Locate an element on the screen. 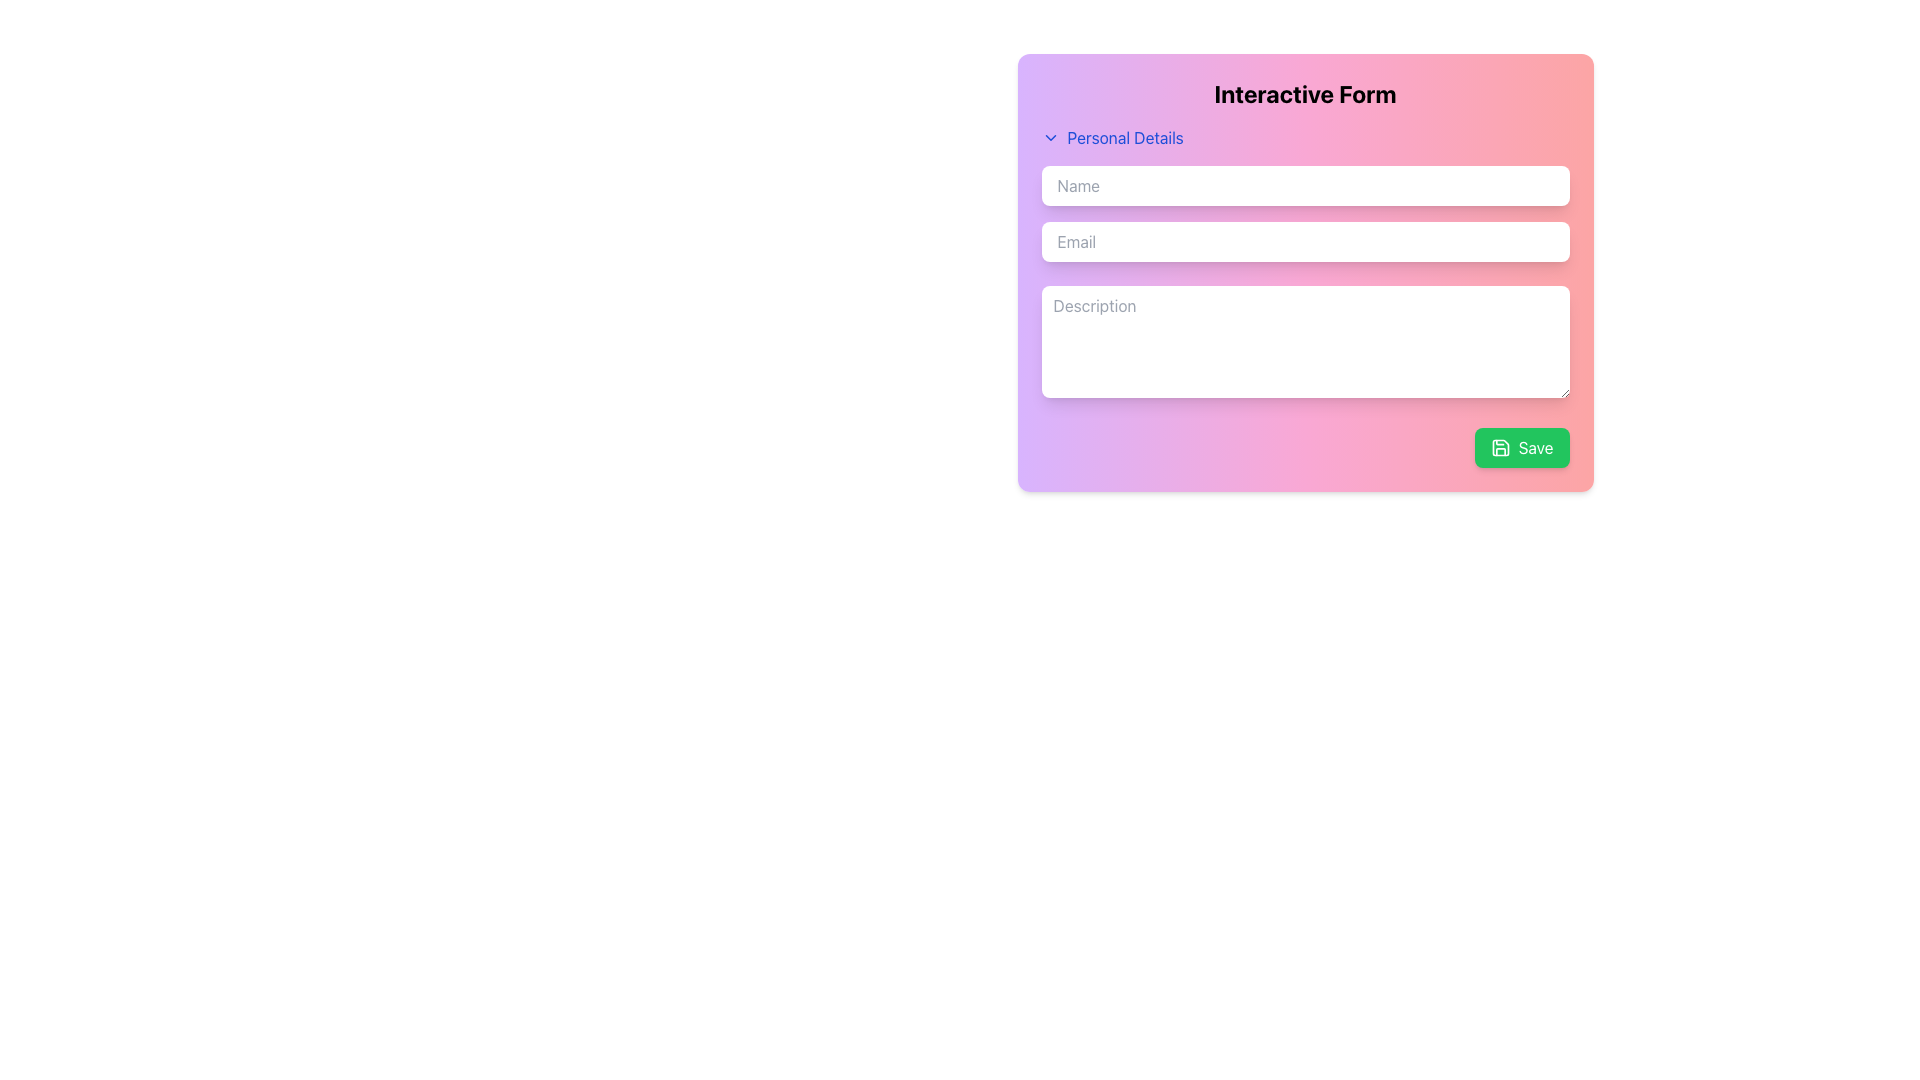 This screenshot has width=1920, height=1080. the chevron icon located to the left of the 'Personal Details' label is located at coordinates (1049, 137).